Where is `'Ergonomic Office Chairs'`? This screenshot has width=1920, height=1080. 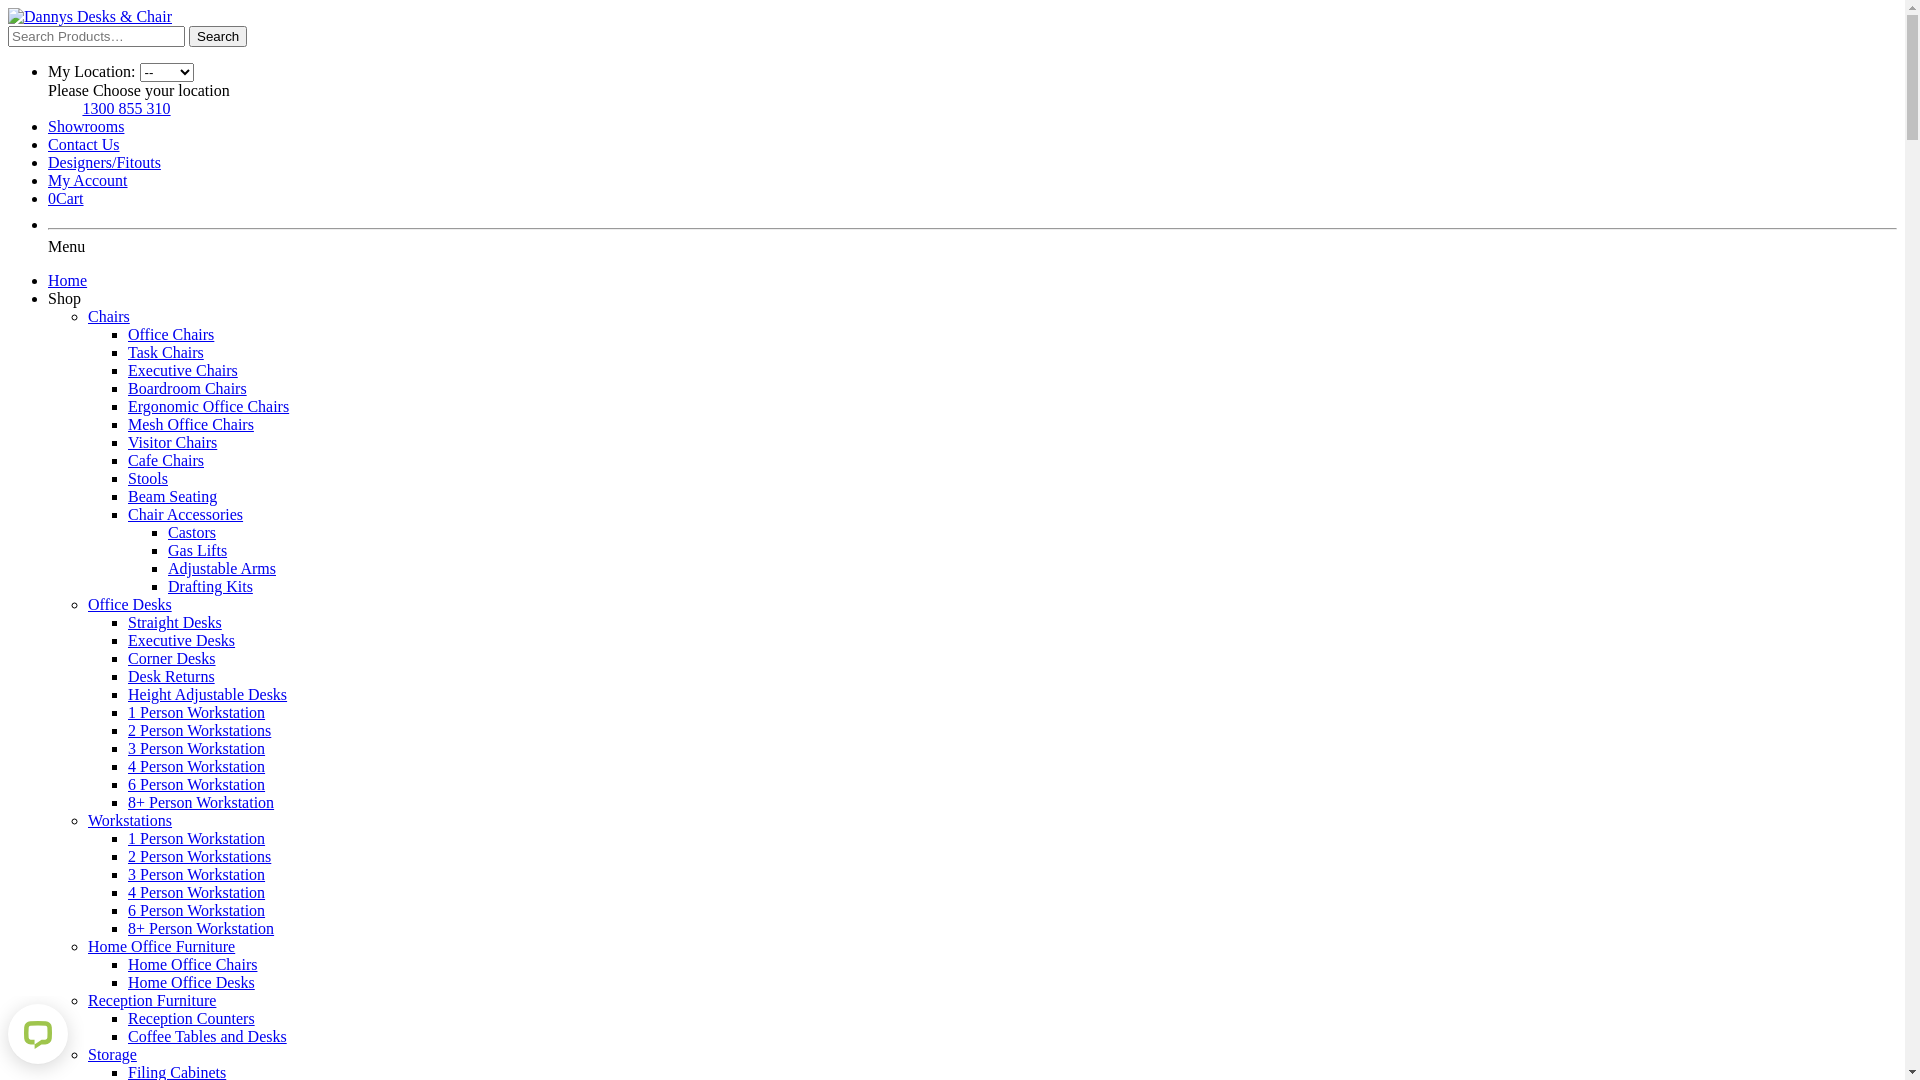
'Ergonomic Office Chairs' is located at coordinates (208, 405).